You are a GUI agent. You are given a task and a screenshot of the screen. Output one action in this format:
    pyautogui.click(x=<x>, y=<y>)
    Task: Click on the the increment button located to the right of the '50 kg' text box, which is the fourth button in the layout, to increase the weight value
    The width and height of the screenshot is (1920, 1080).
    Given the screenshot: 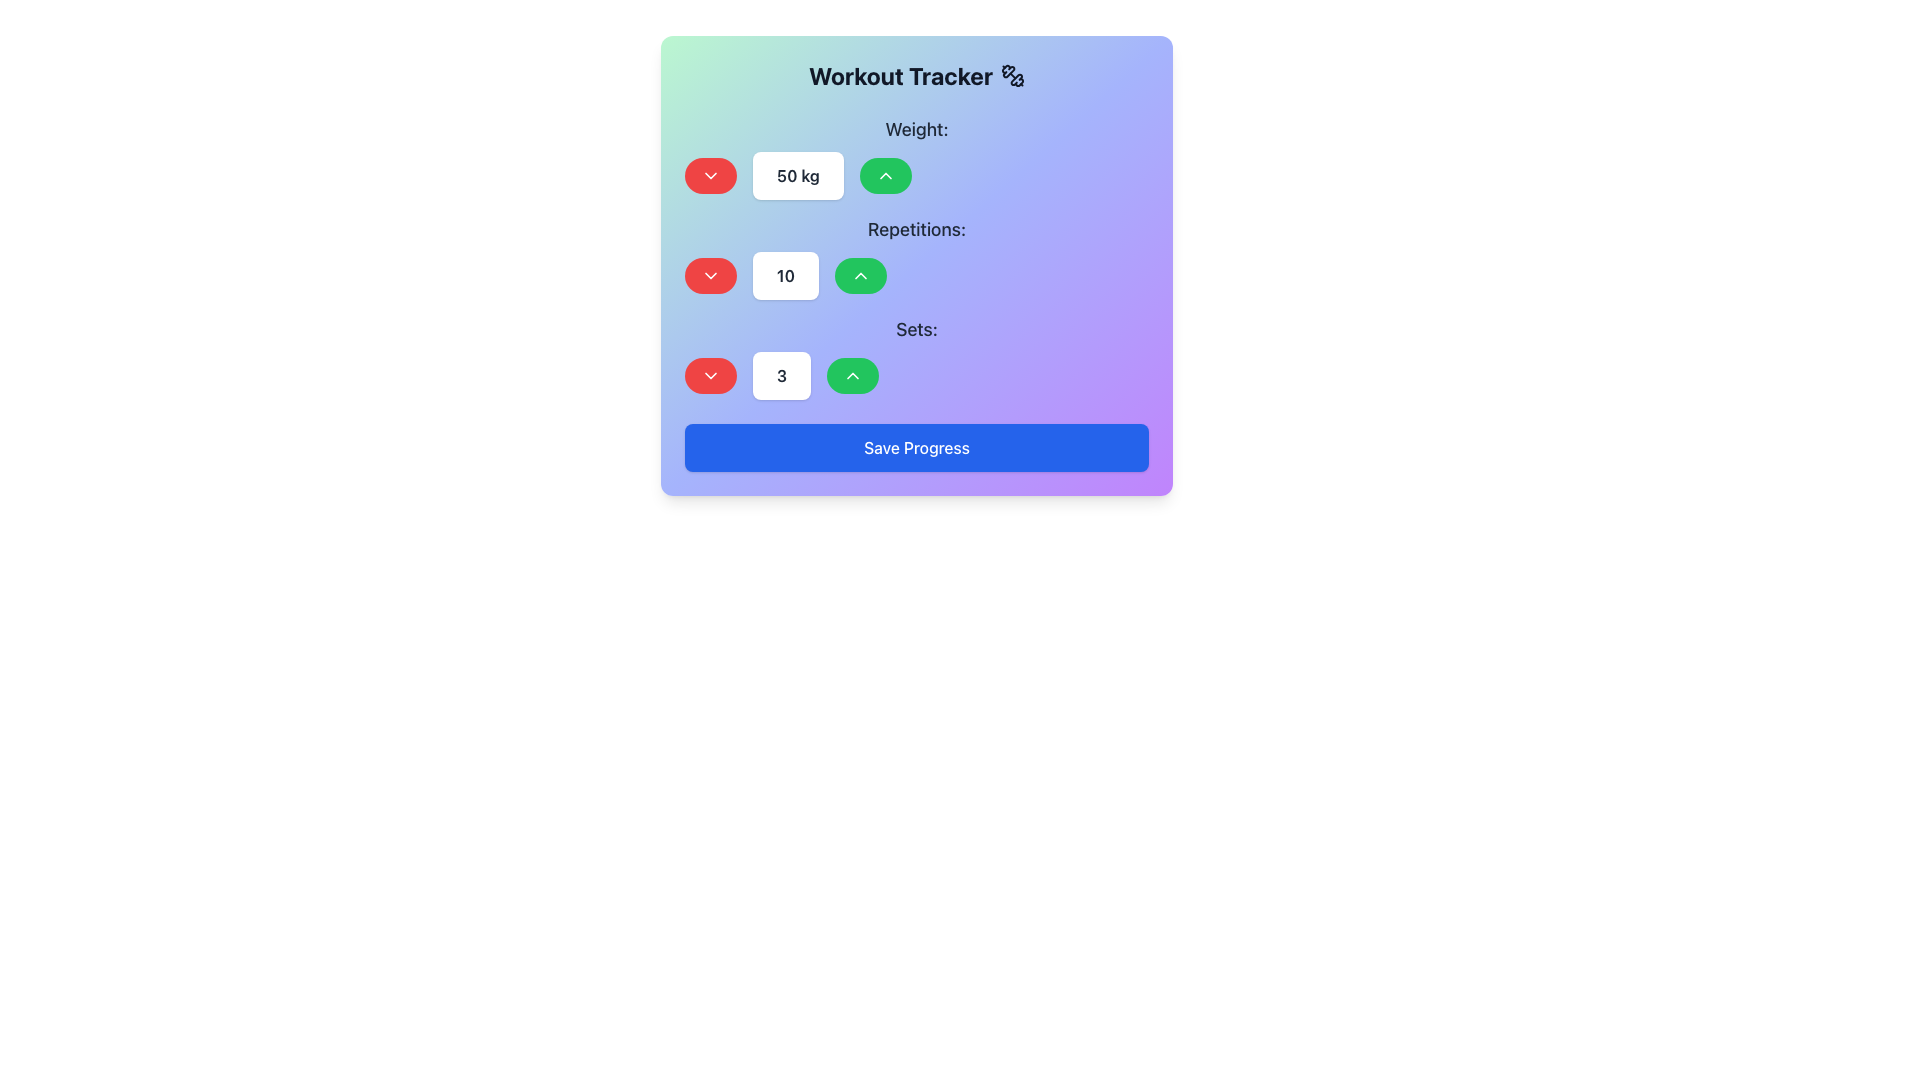 What is the action you would take?
    pyautogui.click(x=884, y=175)
    